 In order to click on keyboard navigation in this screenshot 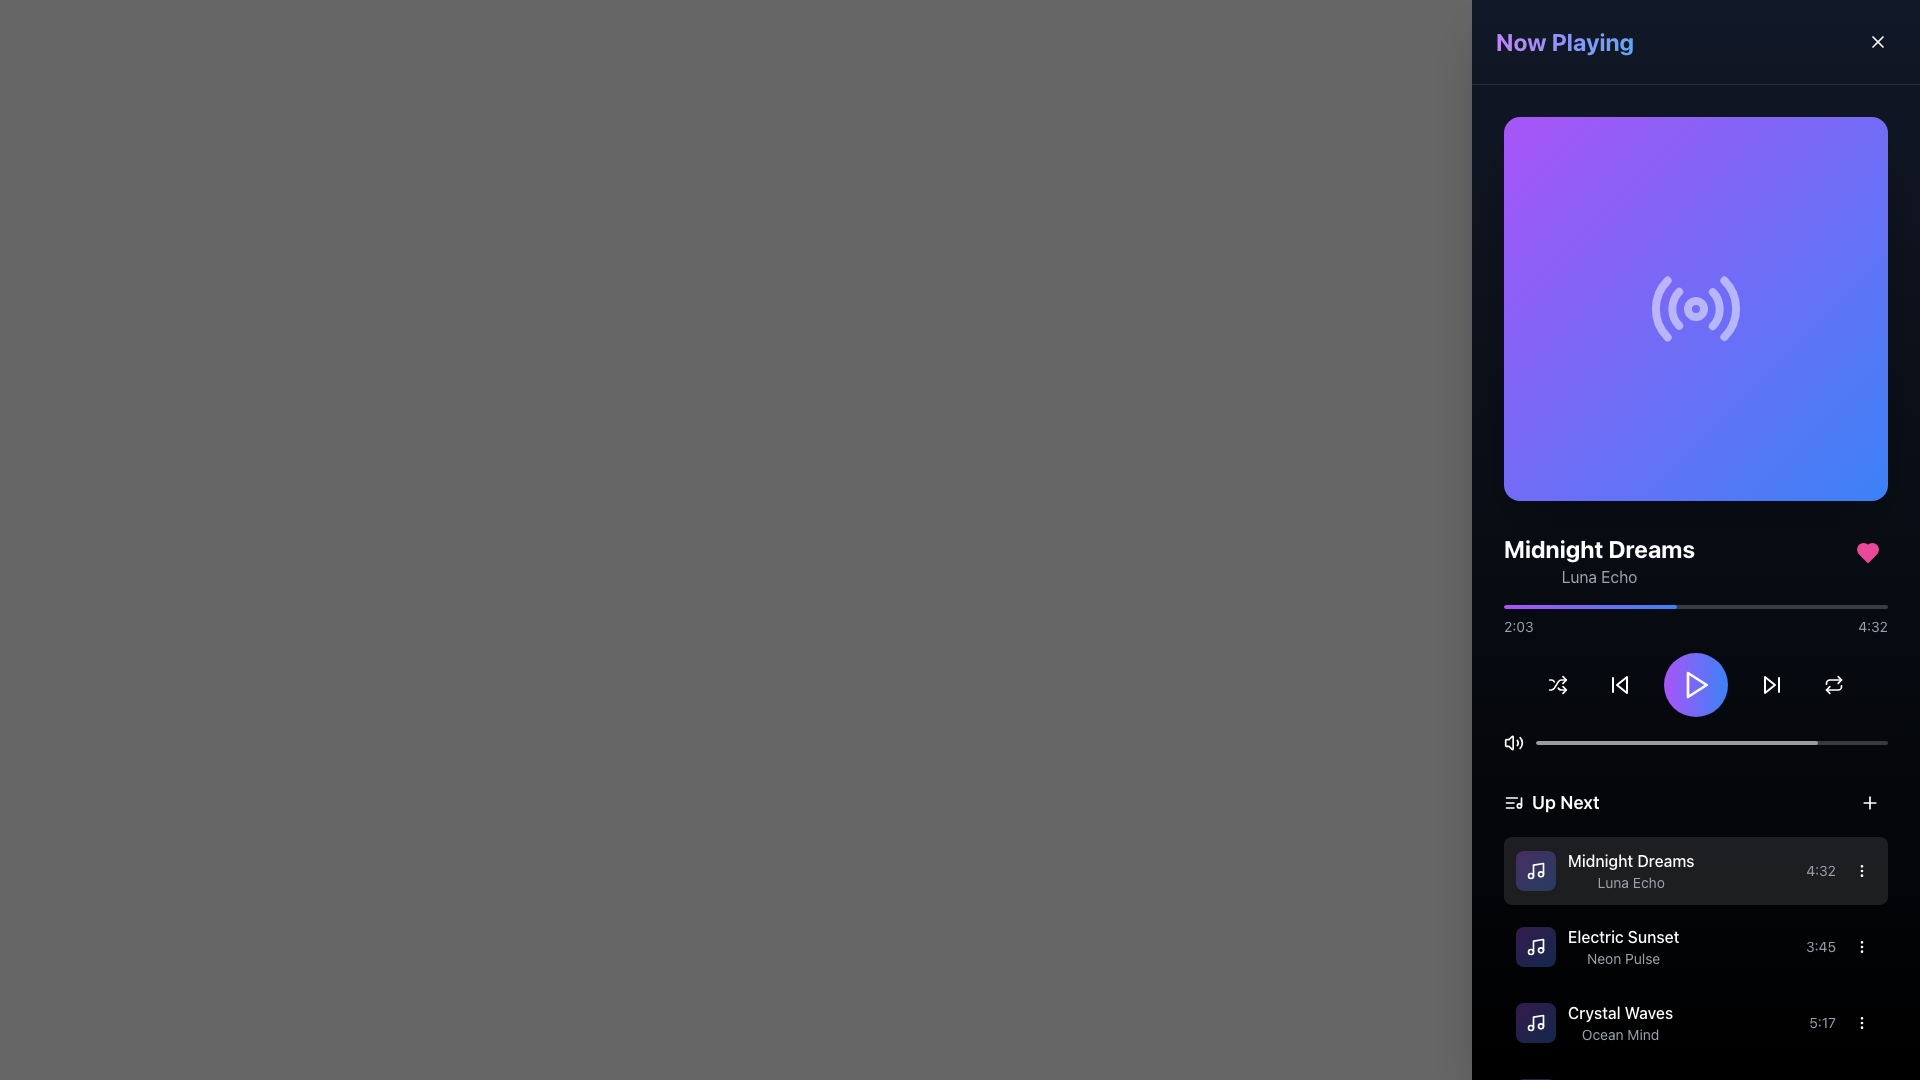, I will do `click(1876, 42)`.